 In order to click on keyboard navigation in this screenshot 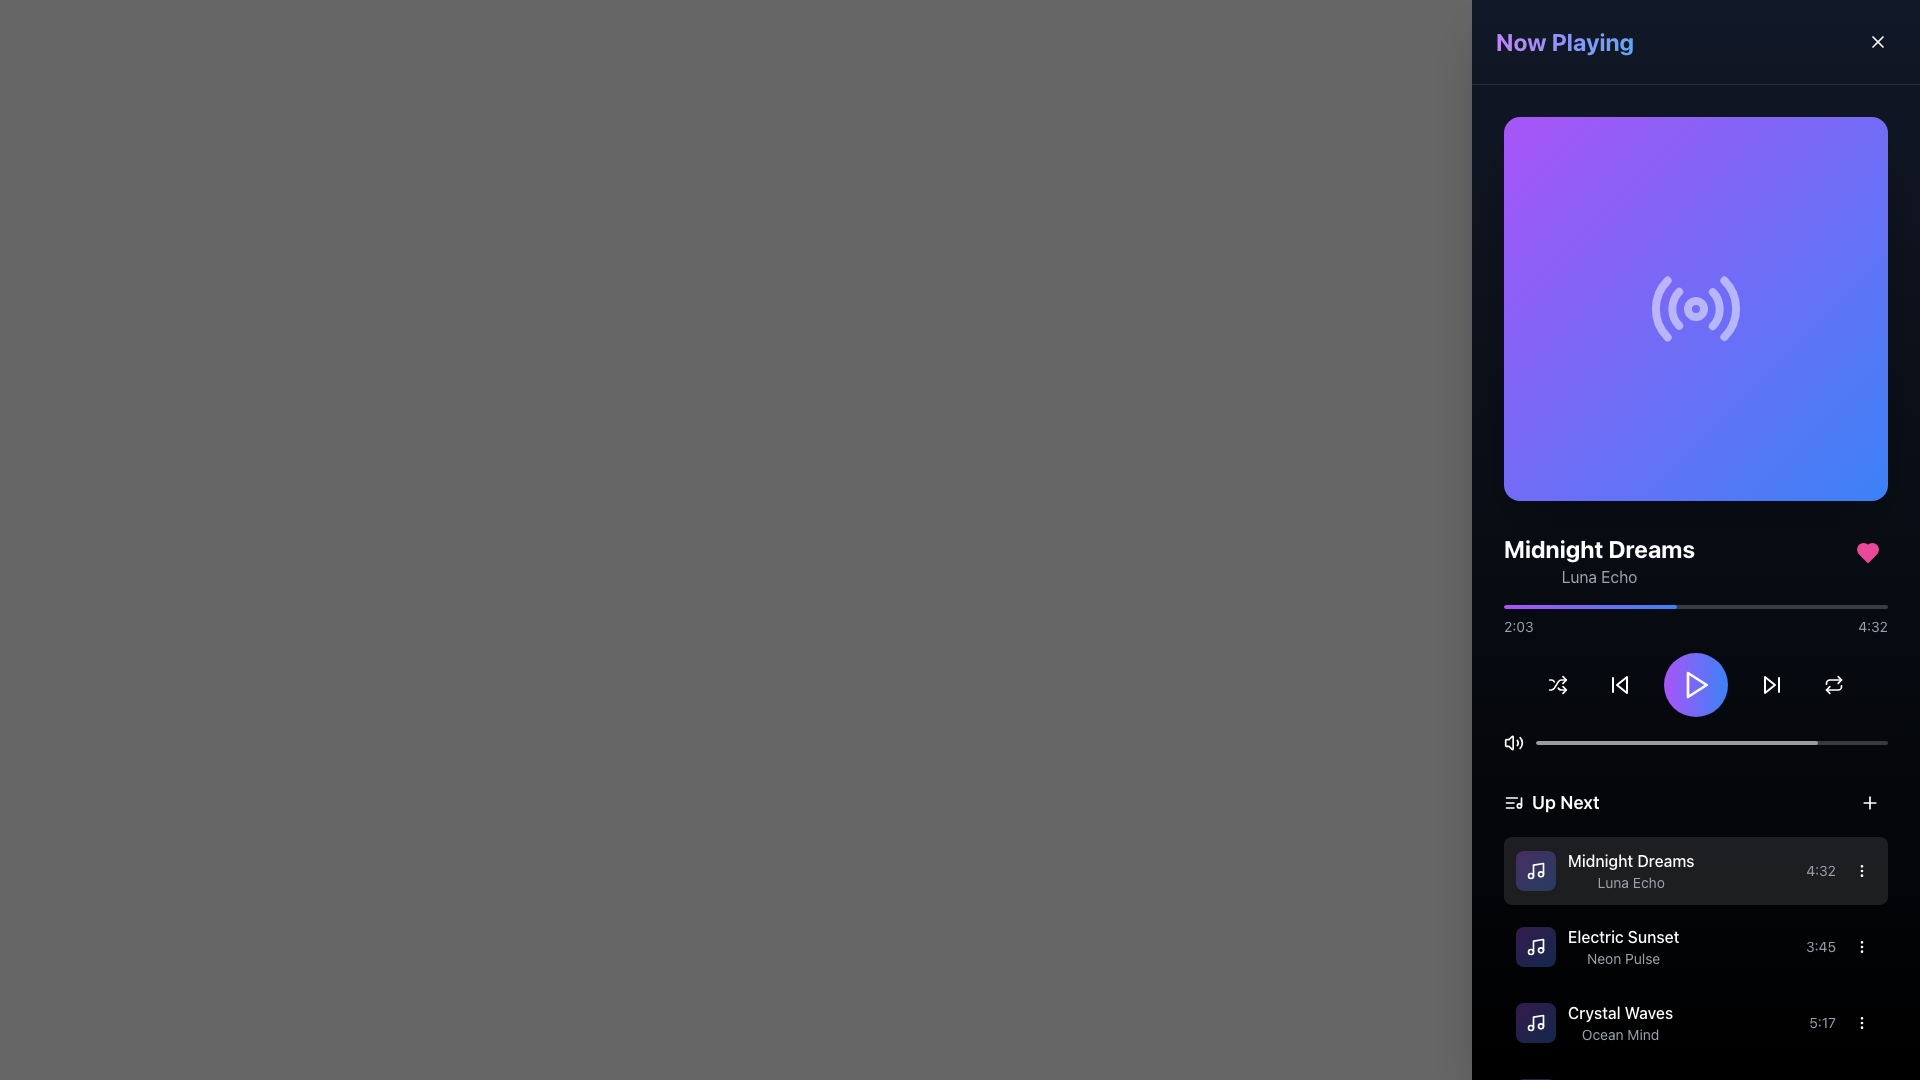, I will do `click(1876, 42)`.